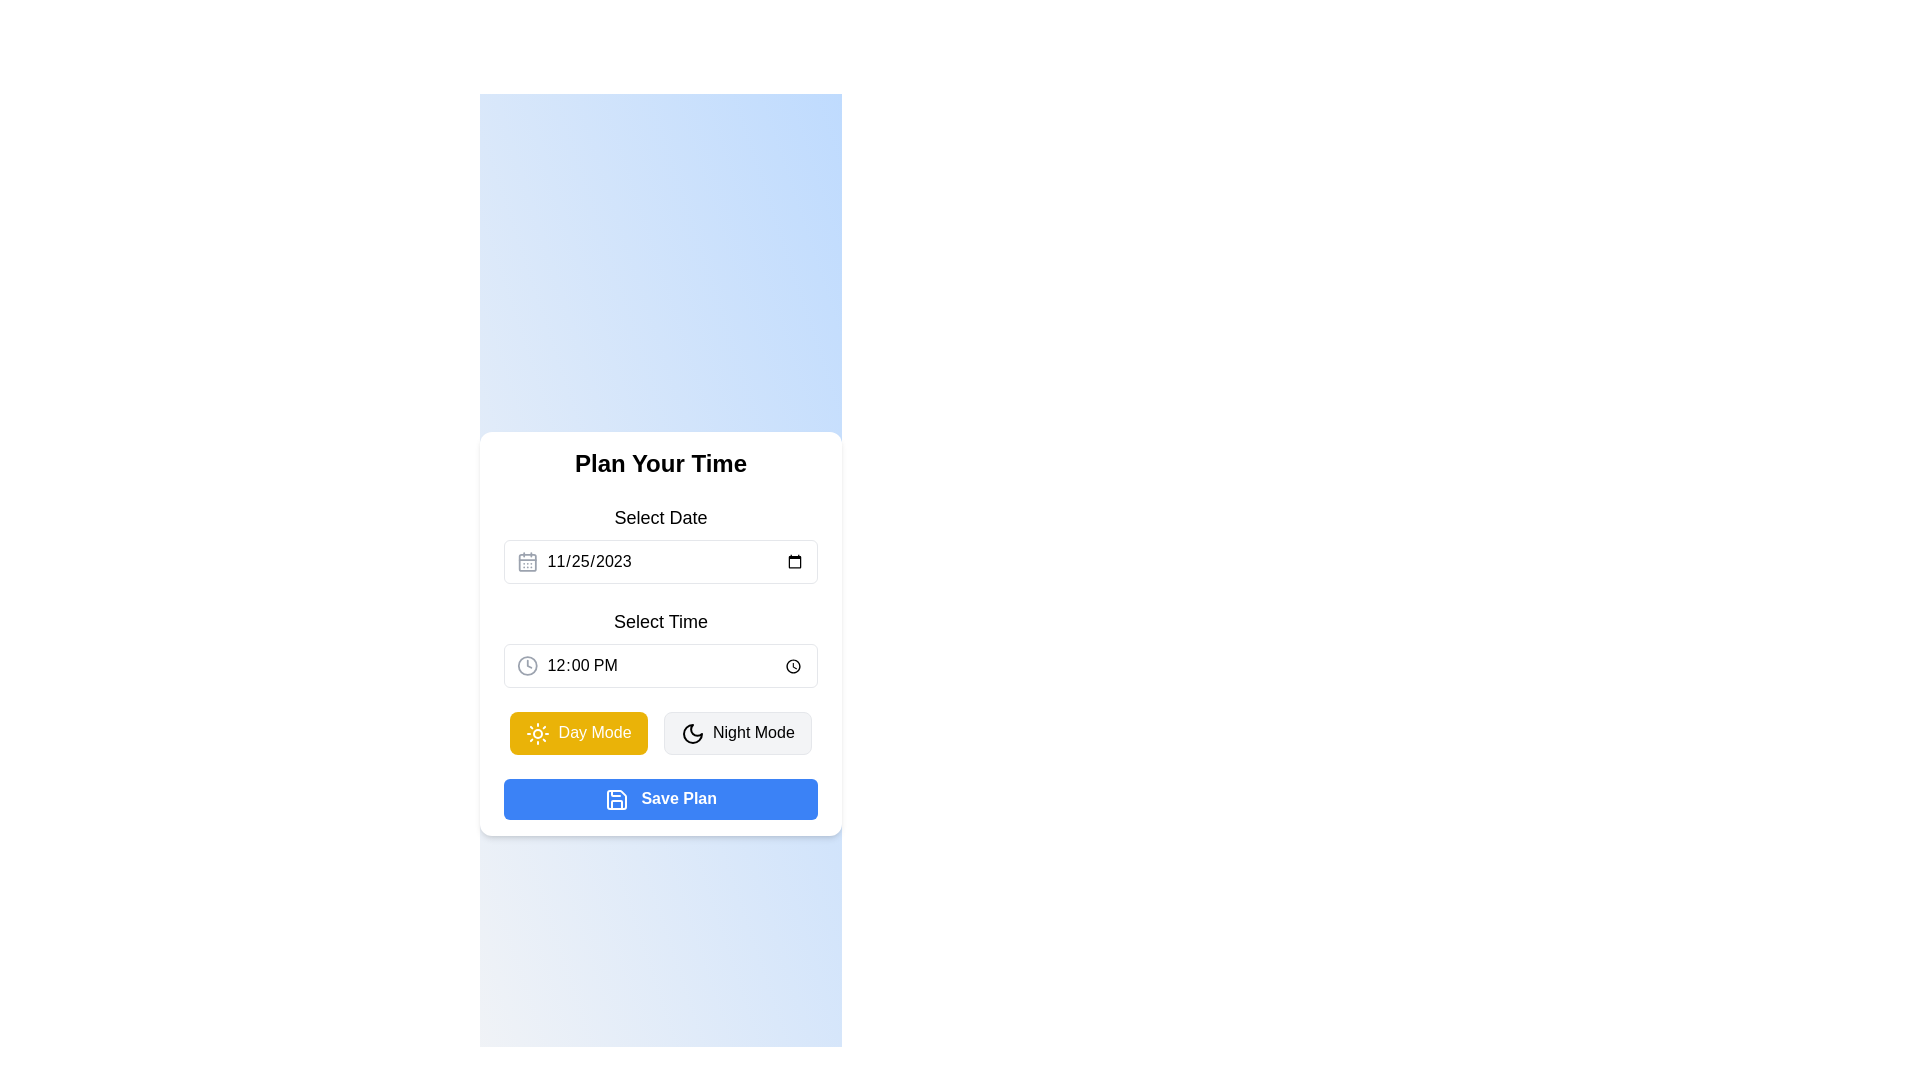  What do you see at coordinates (615, 798) in the screenshot?
I see `the floppy disk icon on the left side of the 'Save Plan' button located at the bottom of the layout` at bounding box center [615, 798].